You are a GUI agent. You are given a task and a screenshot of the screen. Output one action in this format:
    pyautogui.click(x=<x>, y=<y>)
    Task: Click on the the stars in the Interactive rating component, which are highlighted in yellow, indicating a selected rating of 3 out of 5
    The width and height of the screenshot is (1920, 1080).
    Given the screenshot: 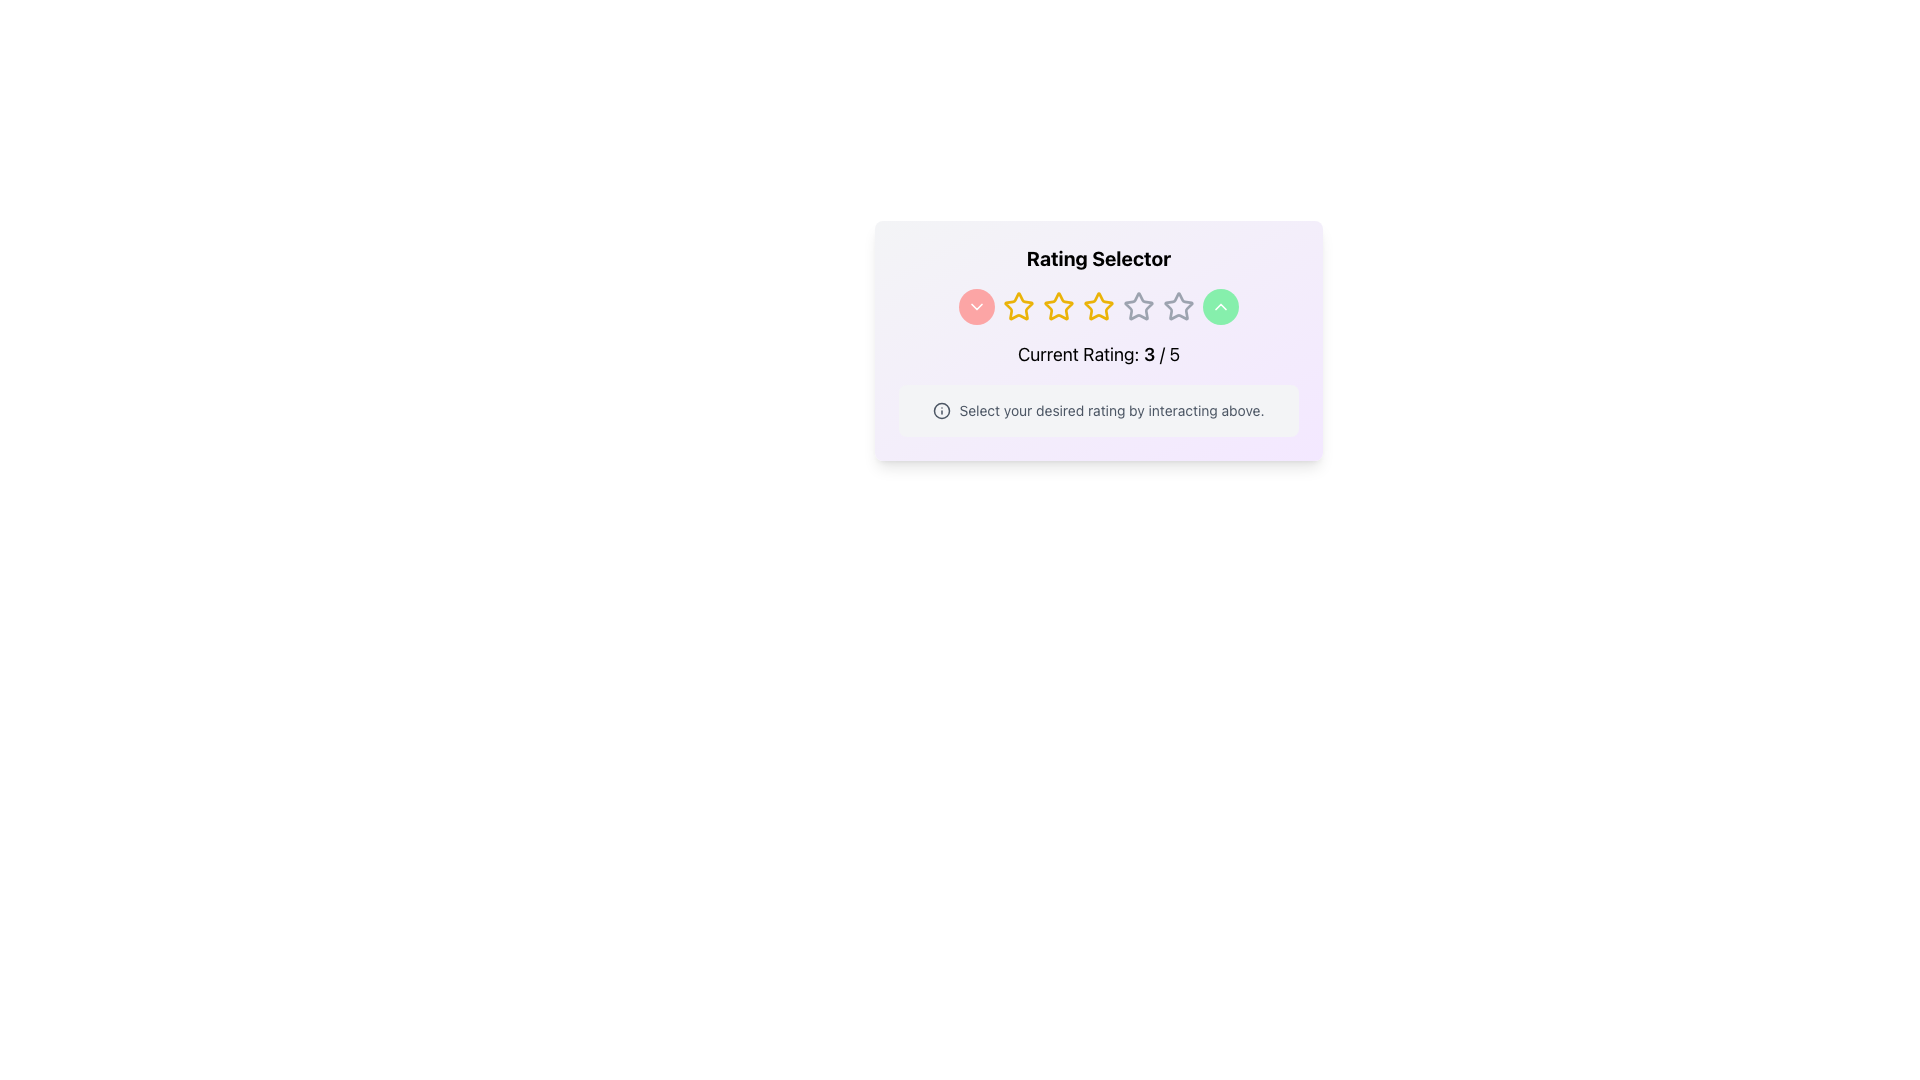 What is the action you would take?
    pyautogui.click(x=1098, y=339)
    